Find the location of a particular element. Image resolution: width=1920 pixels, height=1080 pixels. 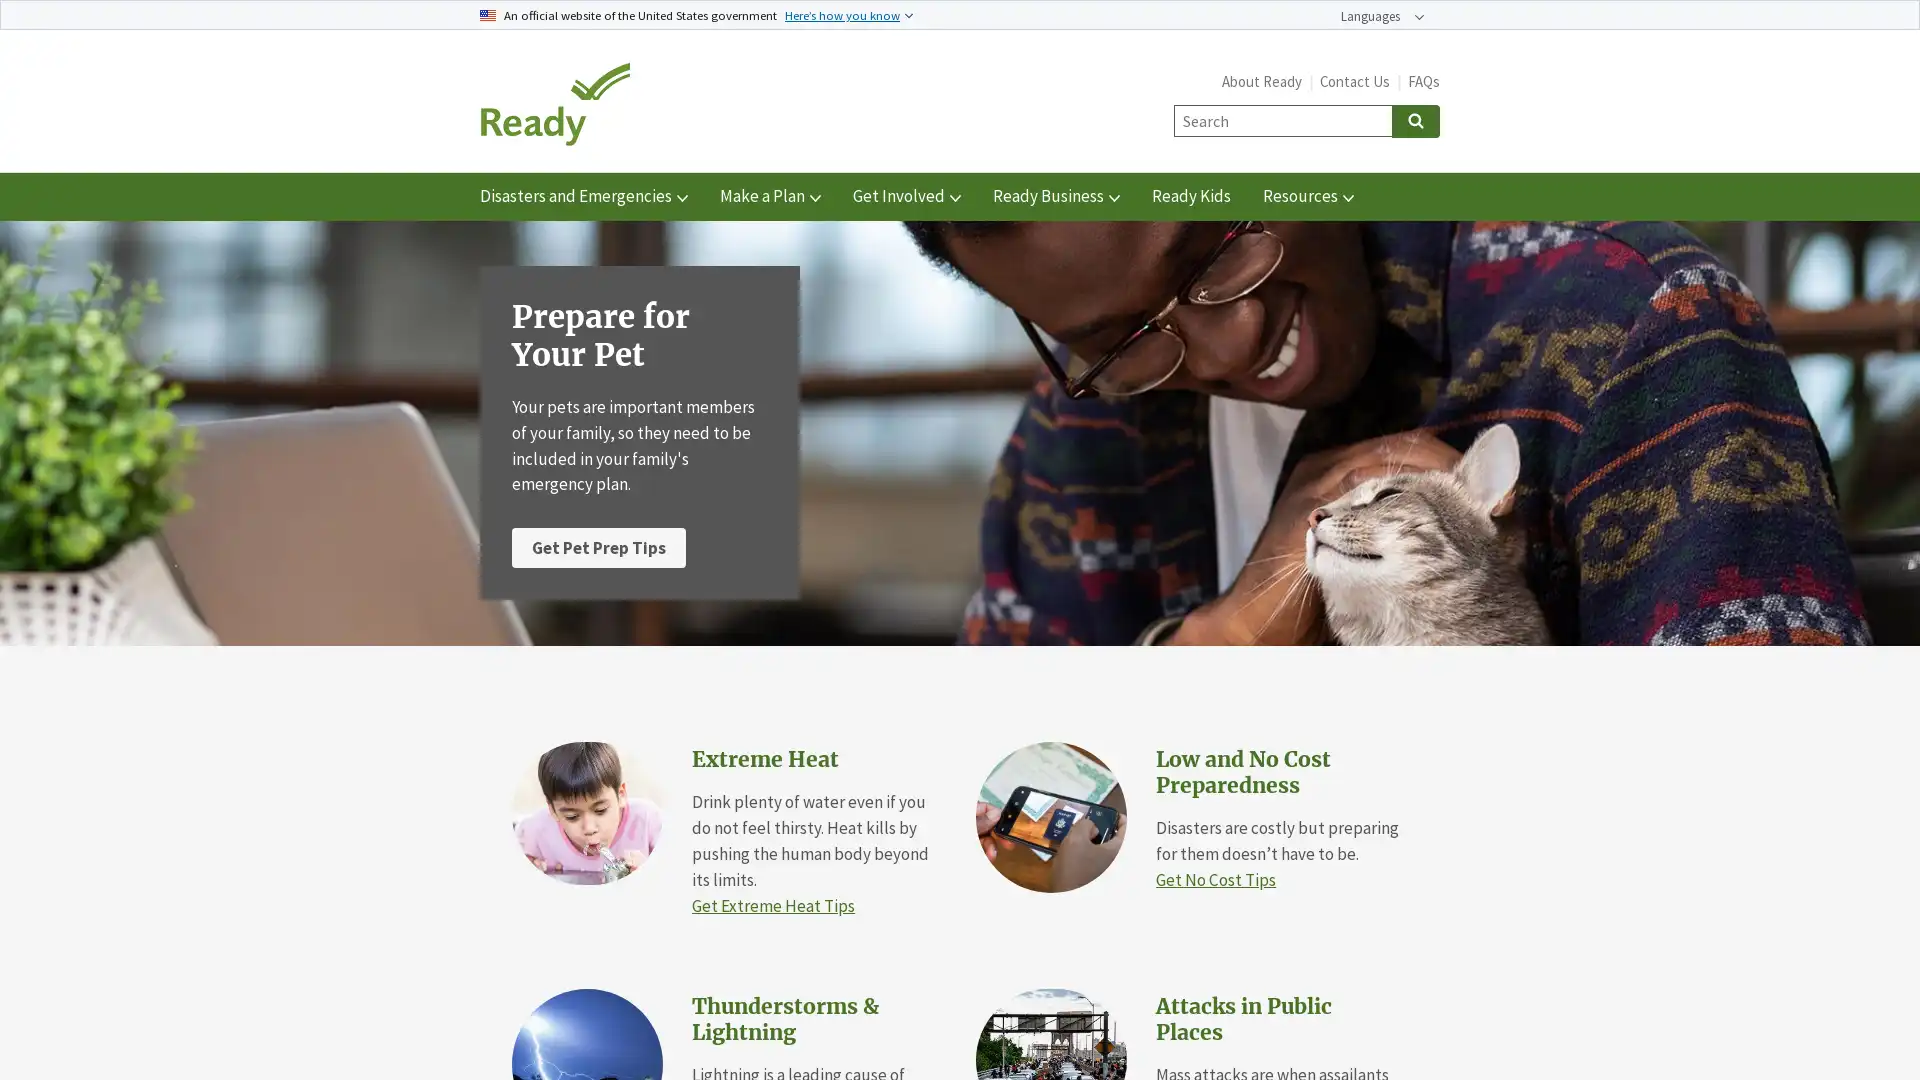

Search is located at coordinates (1415, 120).